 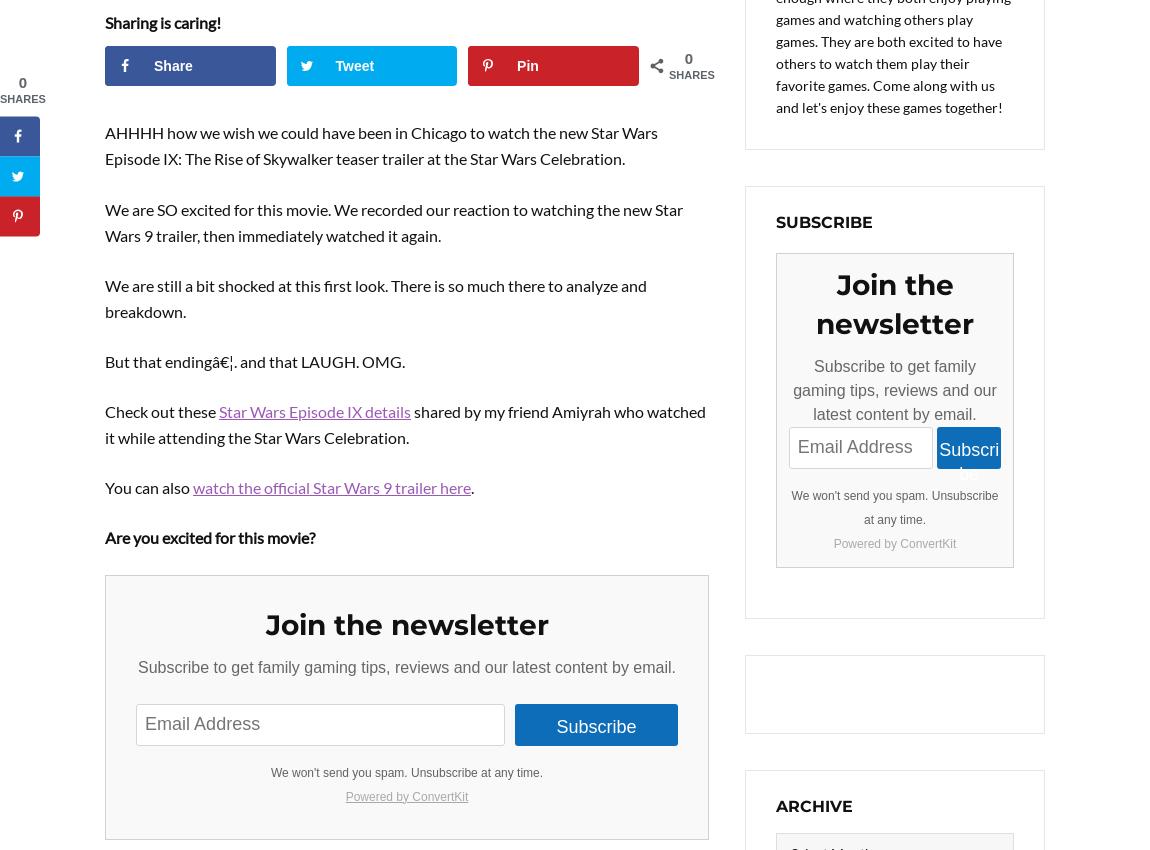 What do you see at coordinates (208, 536) in the screenshot?
I see `'Are you excited for this movie?'` at bounding box center [208, 536].